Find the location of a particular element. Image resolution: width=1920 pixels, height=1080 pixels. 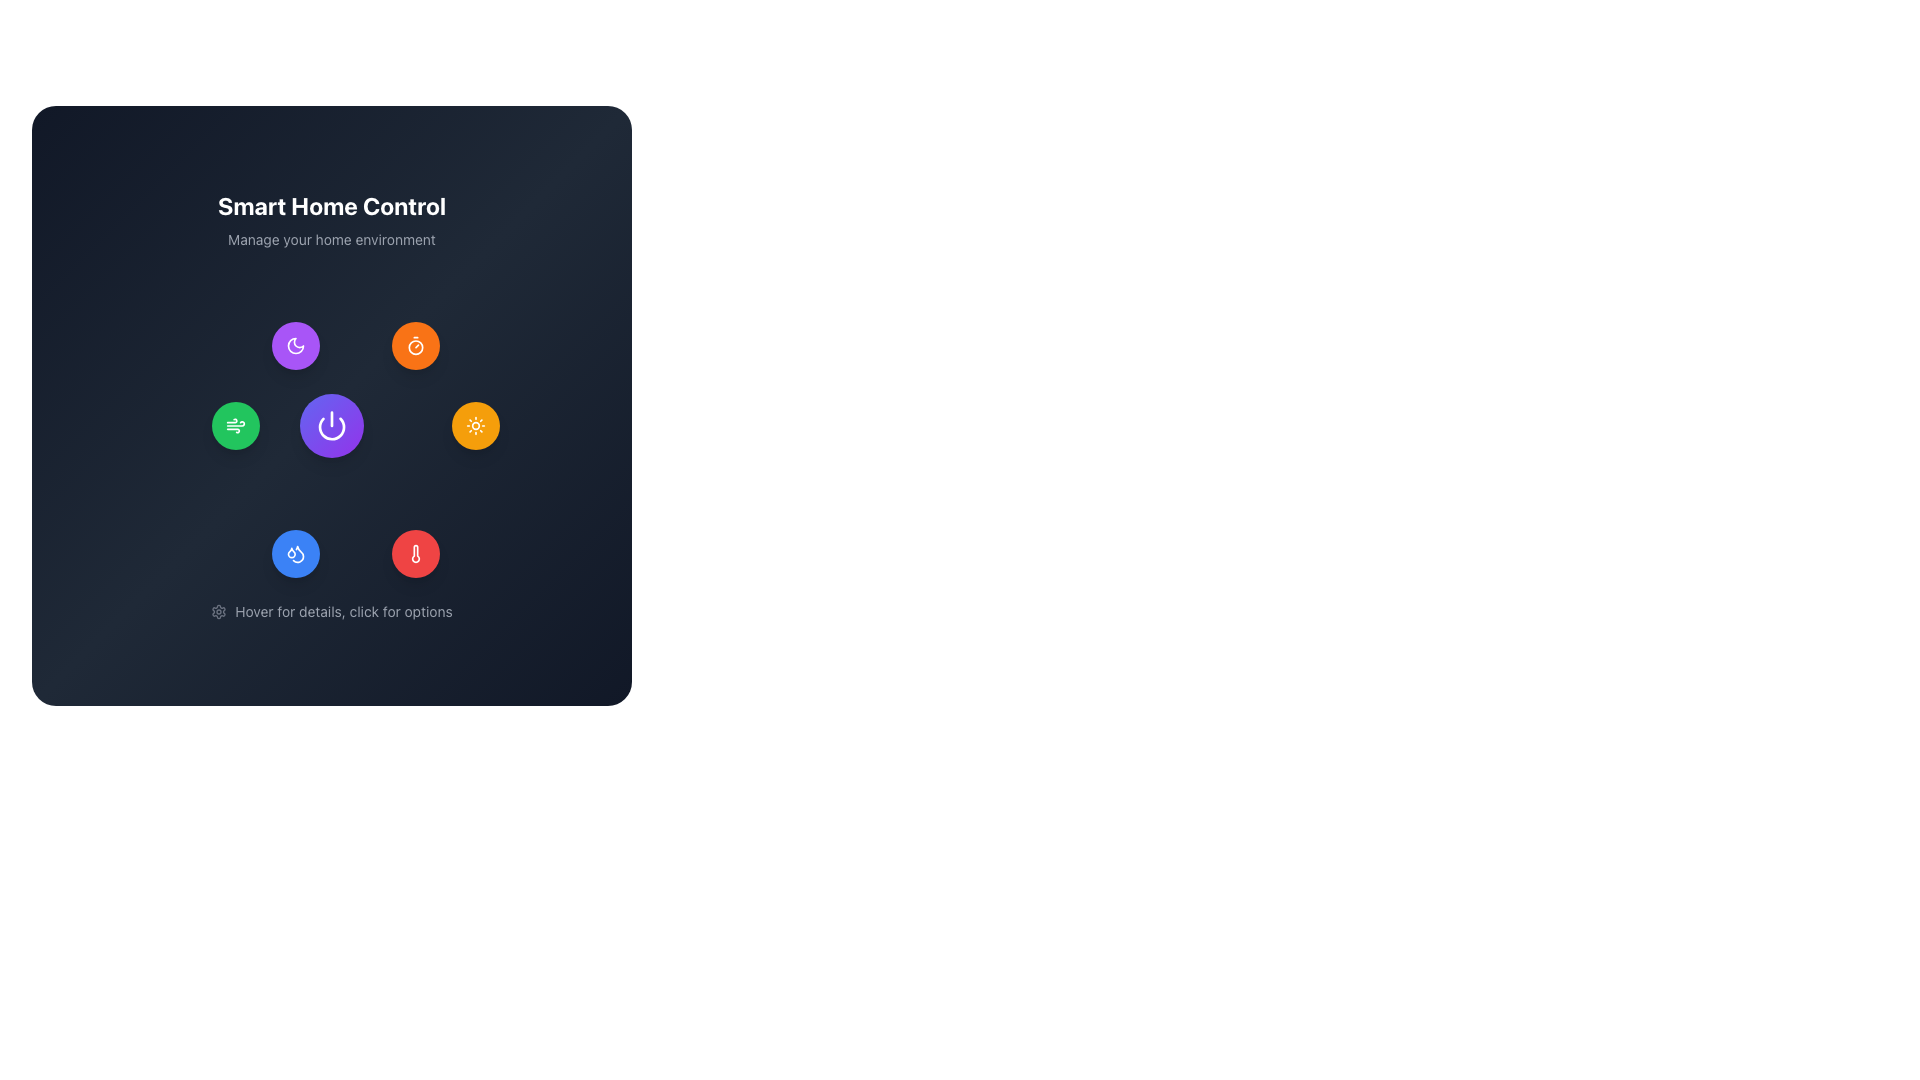

the night mode button in the smart home control panel is located at coordinates (295, 345).